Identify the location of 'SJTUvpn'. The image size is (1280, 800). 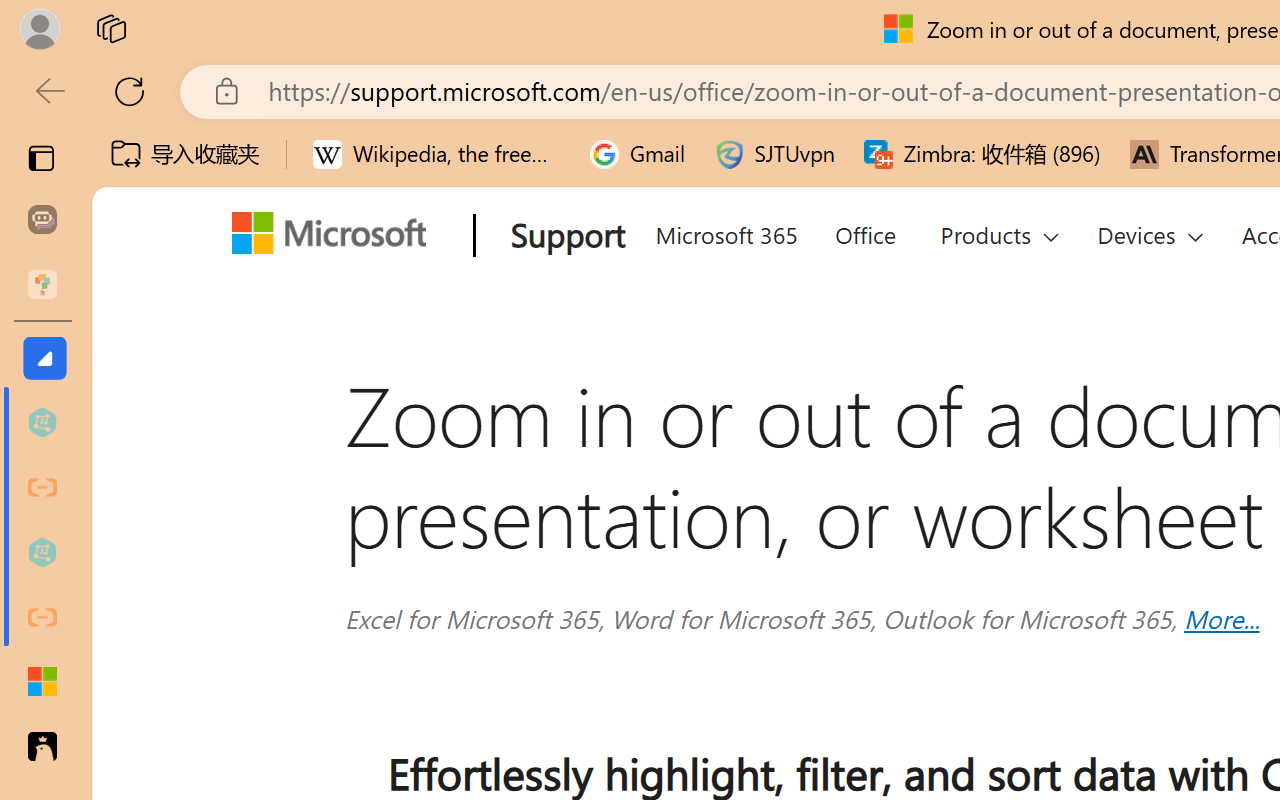
(773, 154).